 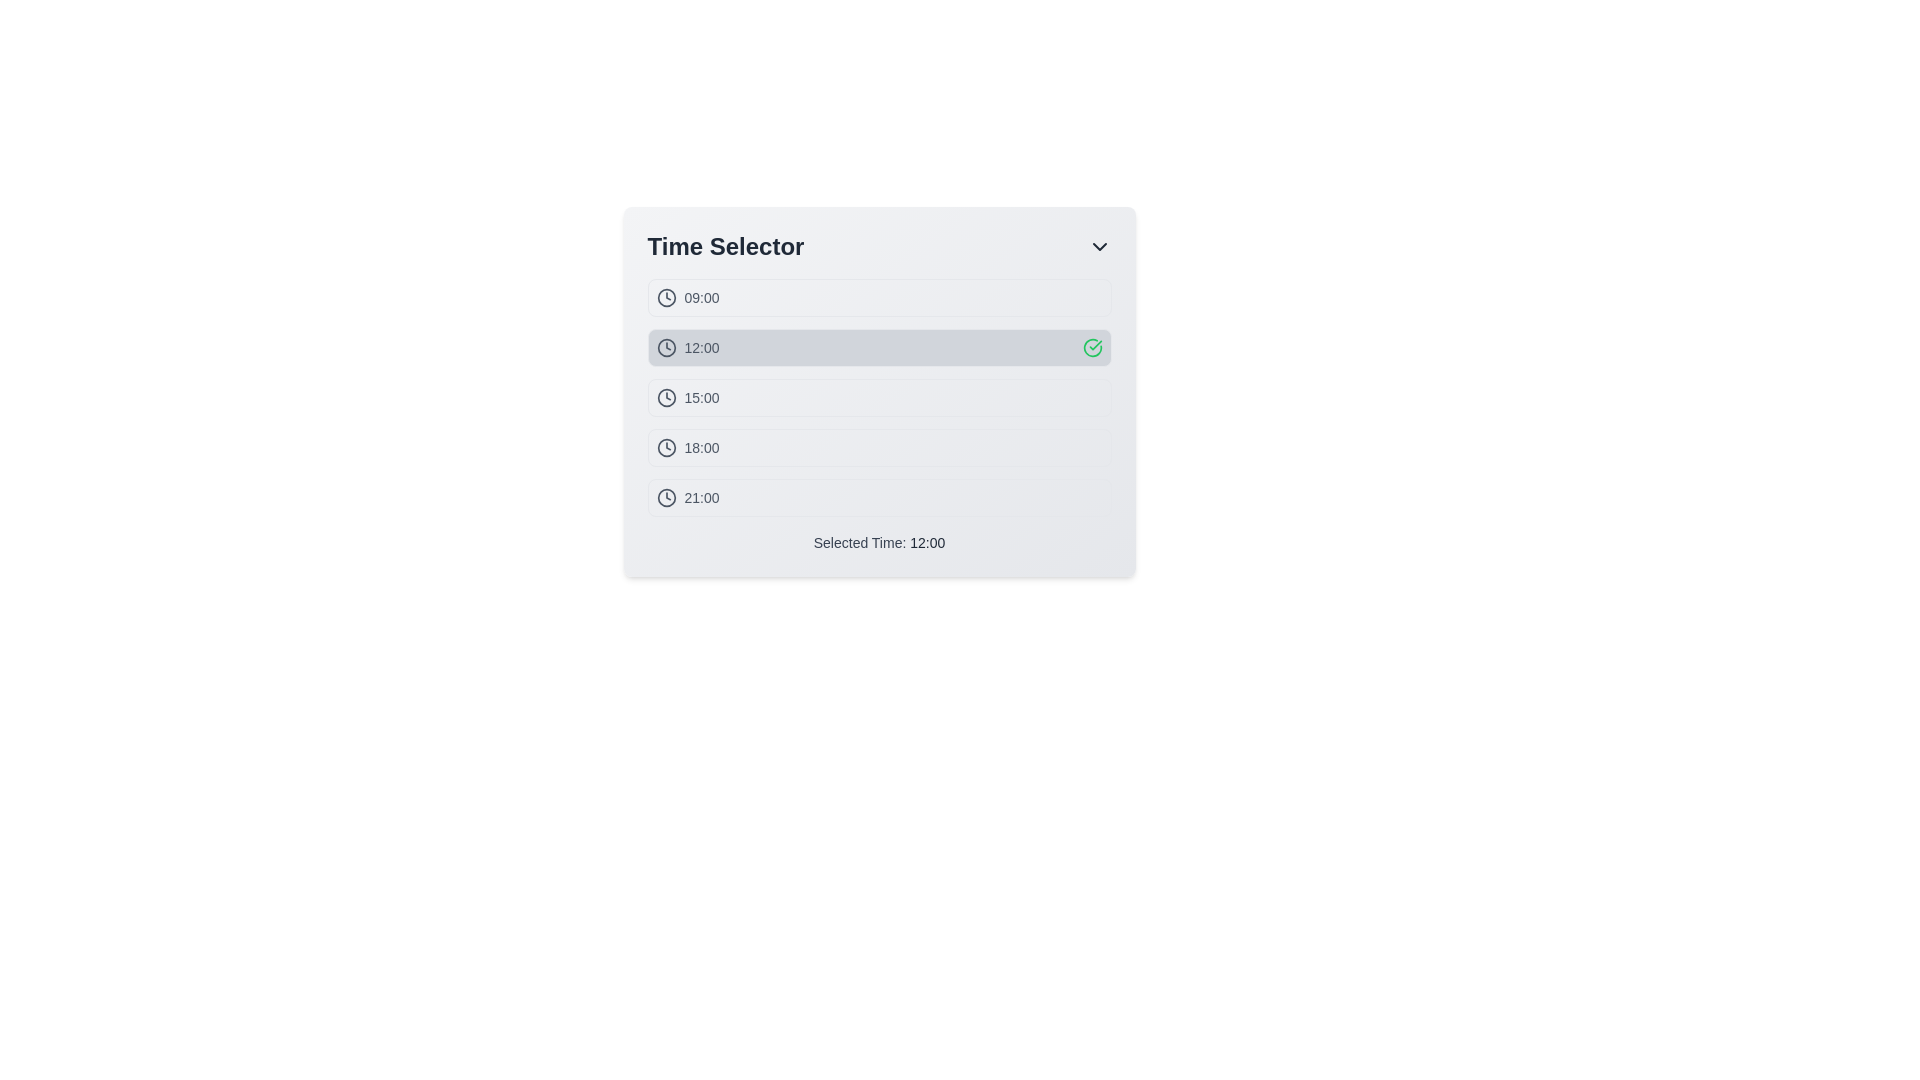 What do you see at coordinates (1091, 346) in the screenshot?
I see `the status indicated by the Checkmark icon for the selected time '12:00', which is located at the far right of the list item` at bounding box center [1091, 346].